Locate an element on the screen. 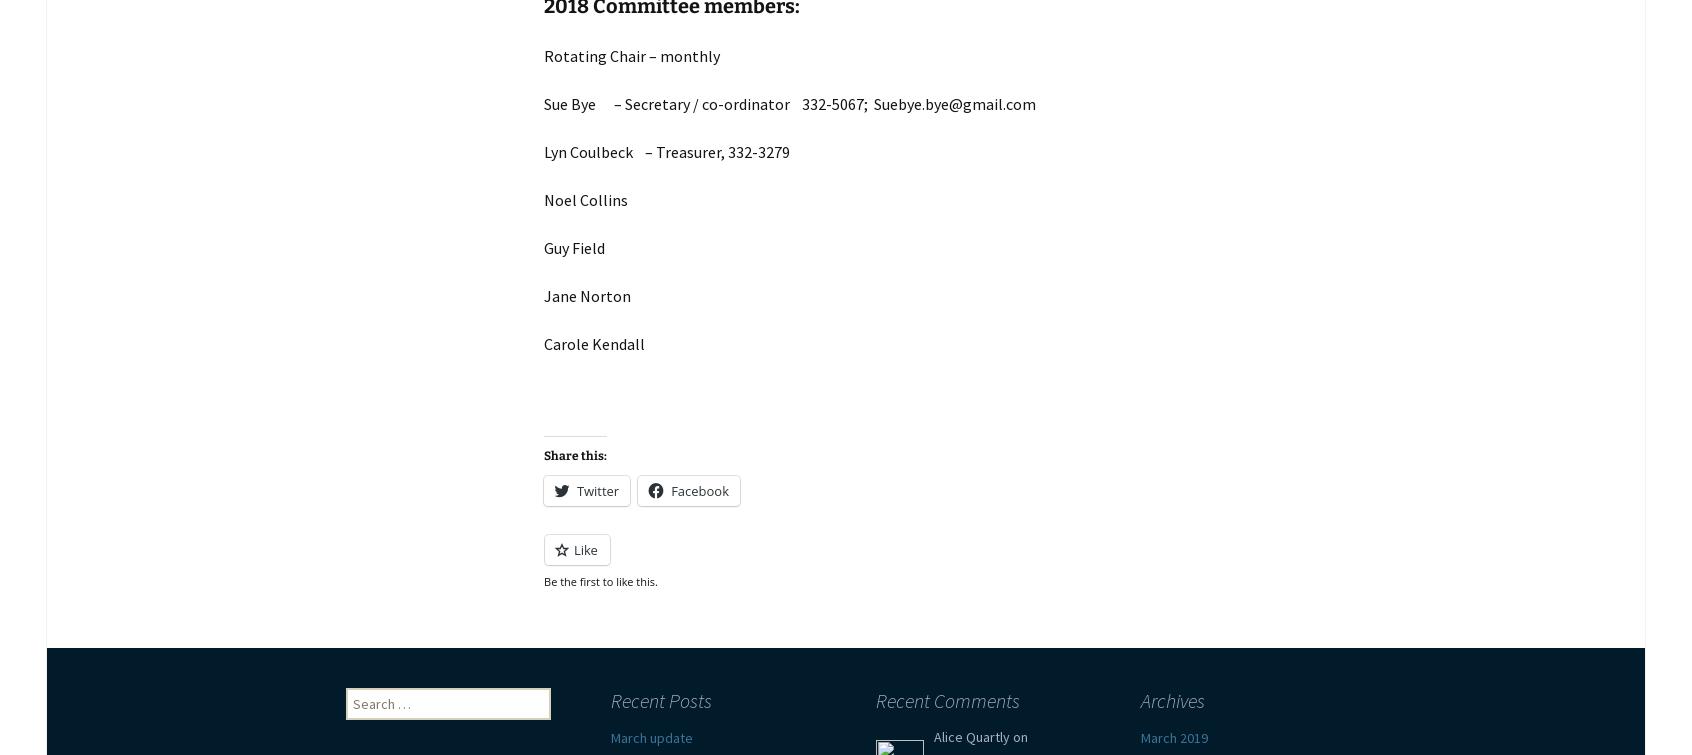 Image resolution: width=1692 pixels, height=755 pixels. 'March 2019' is located at coordinates (1139, 736).